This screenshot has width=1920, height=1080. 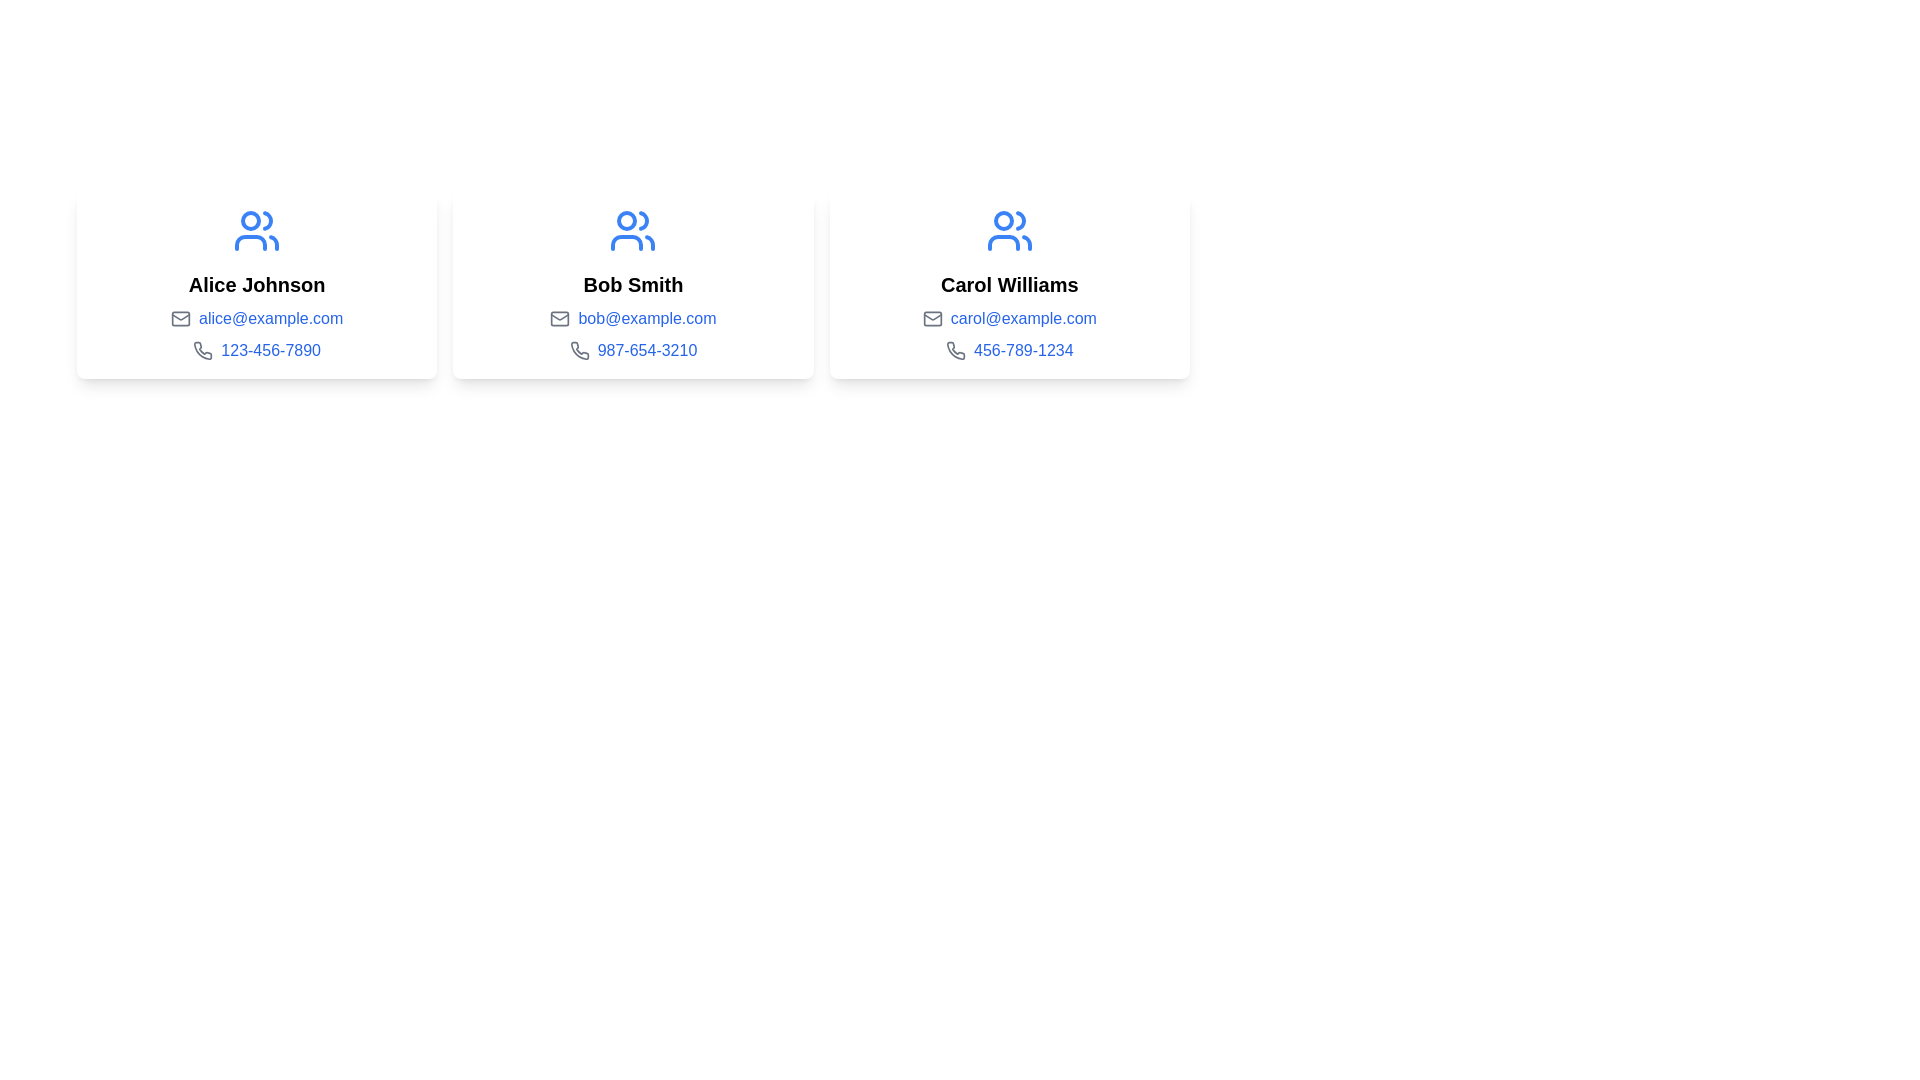 I want to click on the email icon representing the email functionality located to the left of 'carol@example.com', associated with 'Carol Williams', so click(x=931, y=318).